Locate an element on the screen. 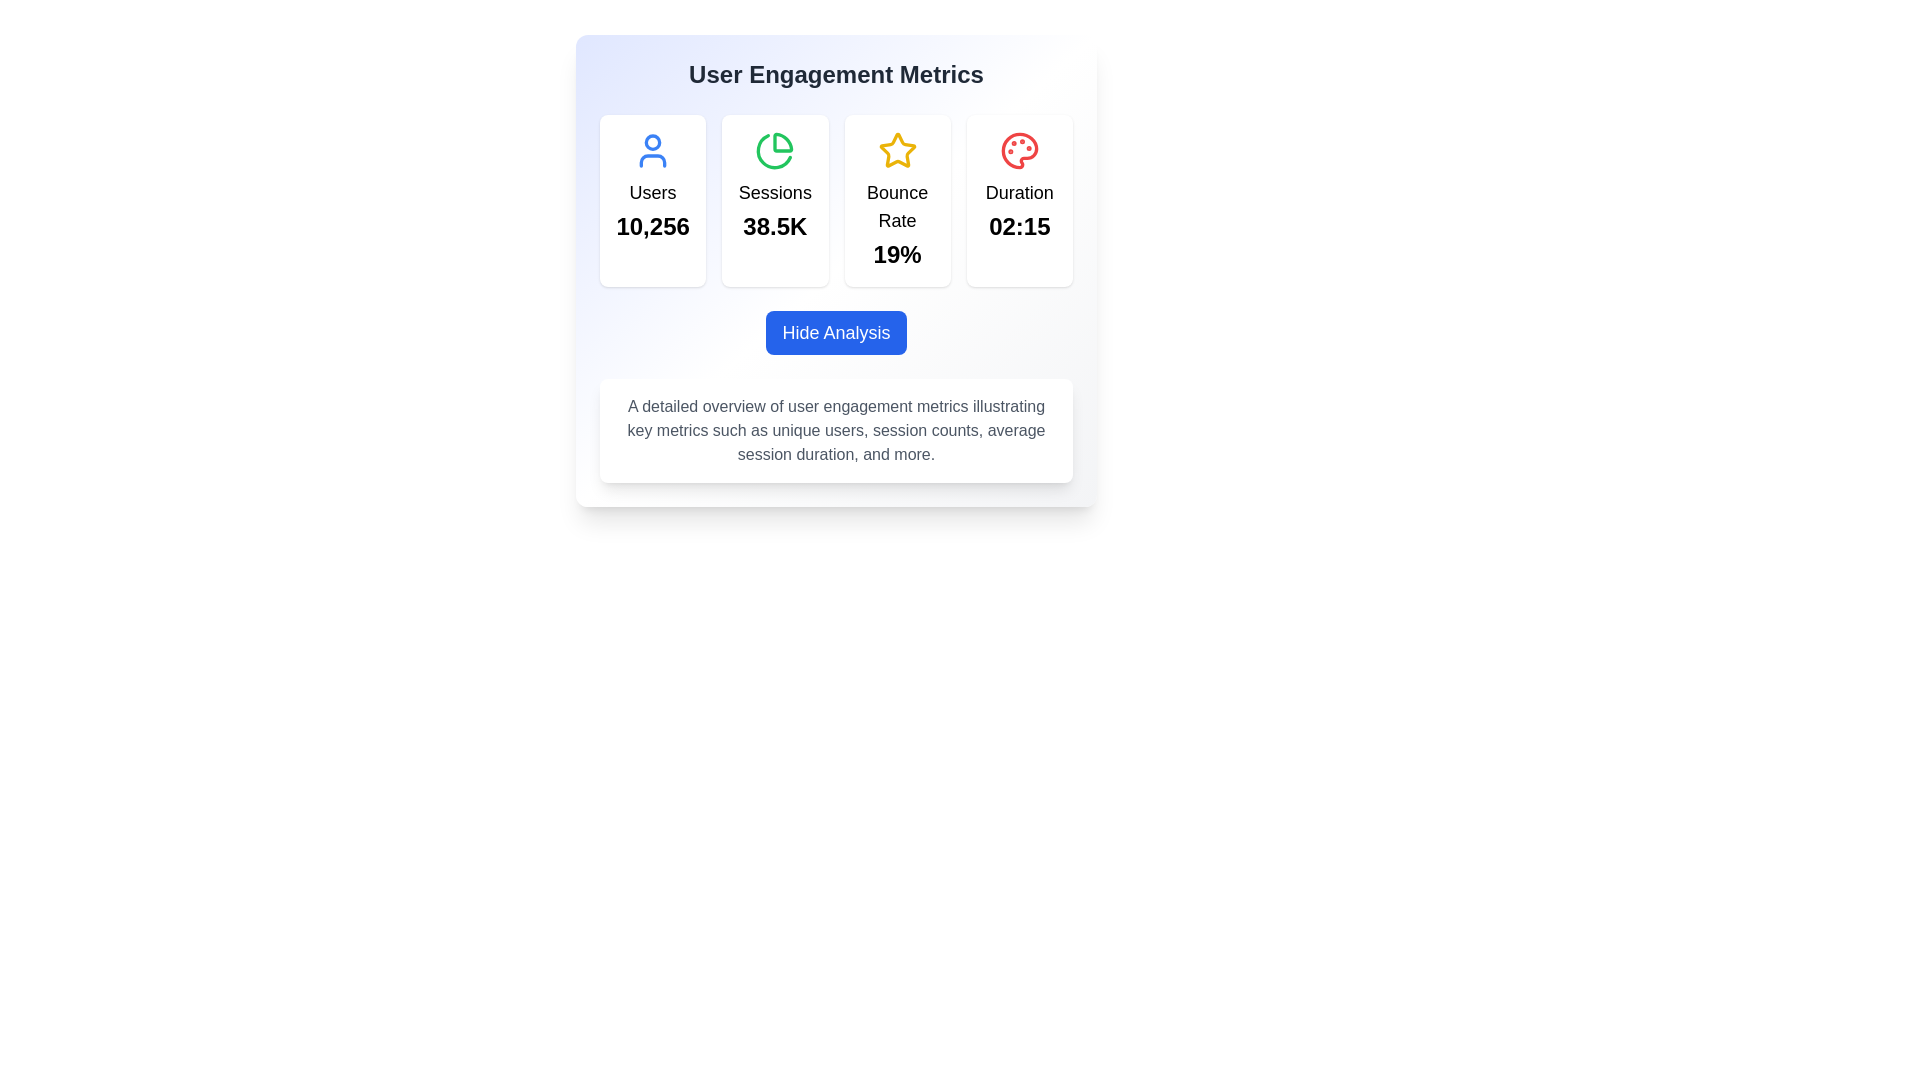  the palette icon representing the 'Duration' metric located at the top-right corner of the 'Duration' card within the 'User Engagement Metrics' section is located at coordinates (1019, 149).